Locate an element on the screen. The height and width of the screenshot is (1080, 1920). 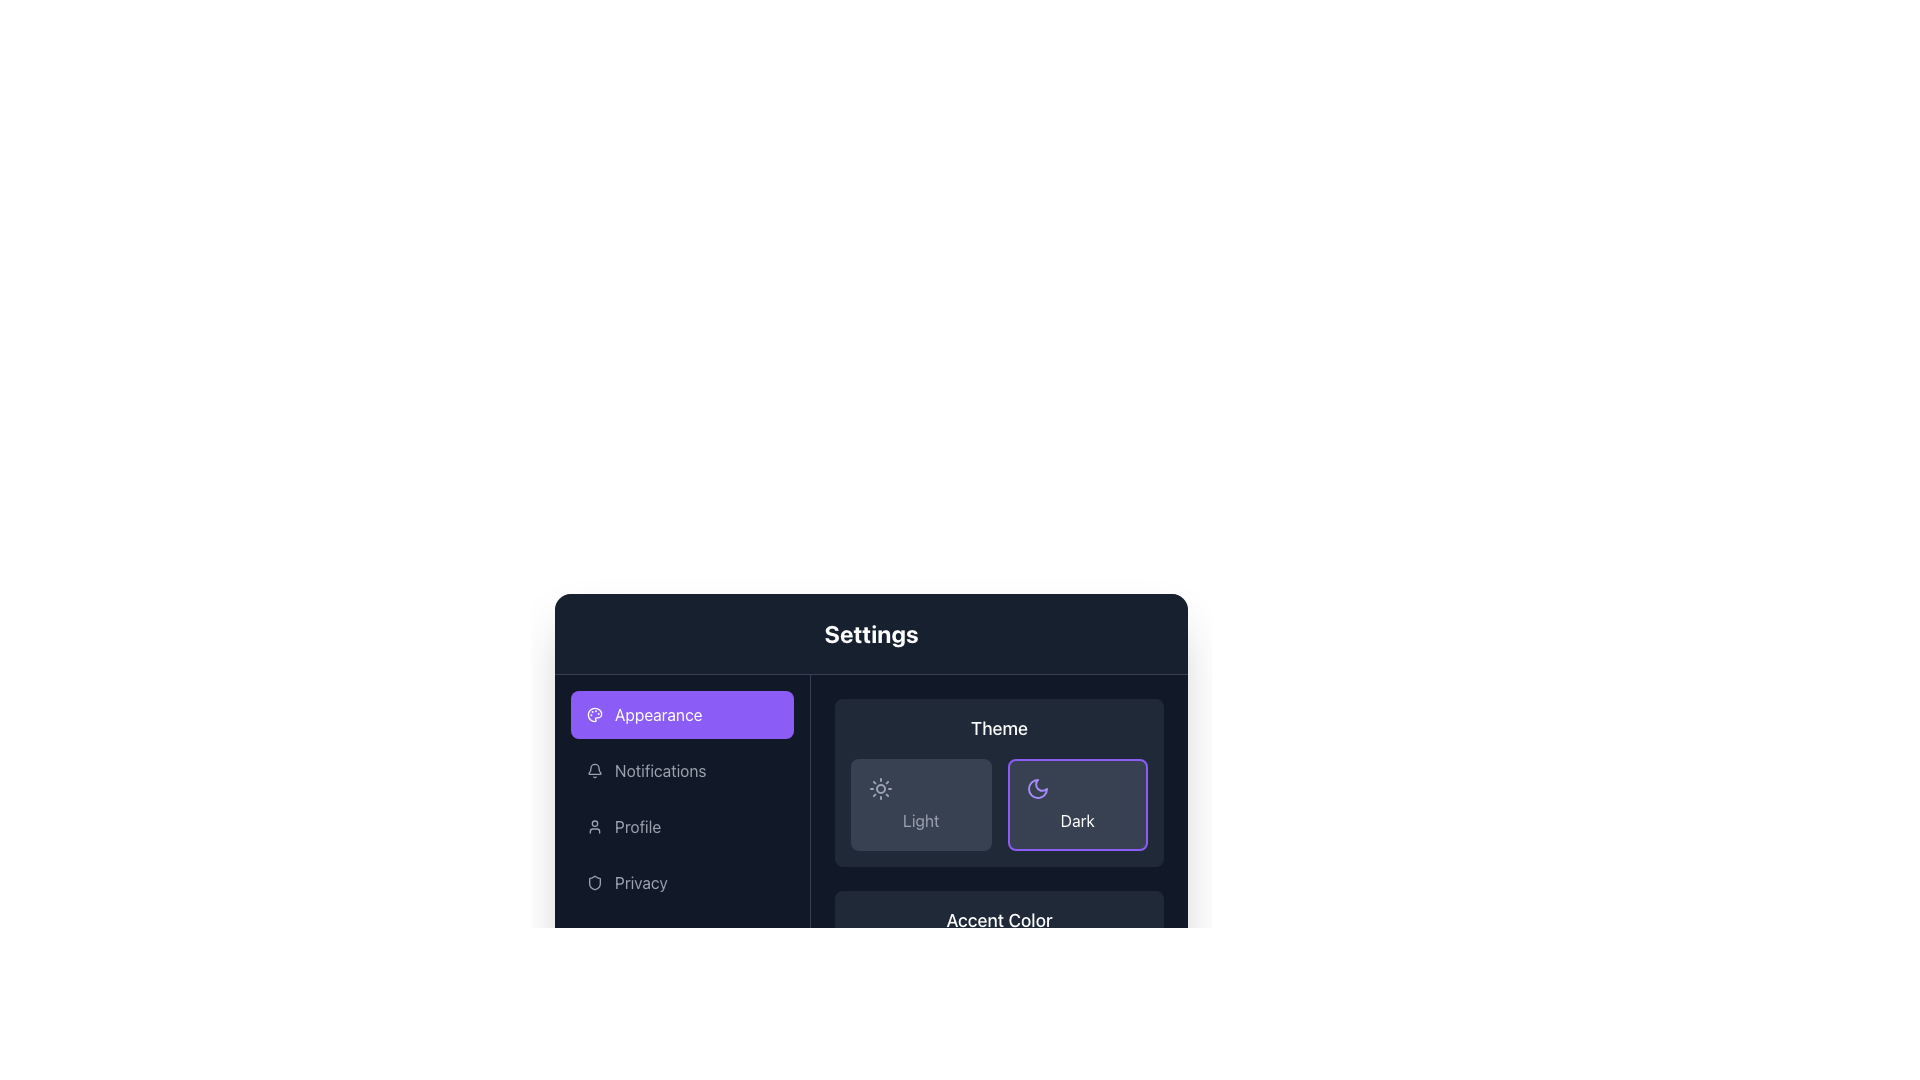
the crescent moon icon representing the 'Dark' theme in the top-left portion of the theme selector card, which is visually styled with a thin violet outline against a dark background is located at coordinates (1037, 788).